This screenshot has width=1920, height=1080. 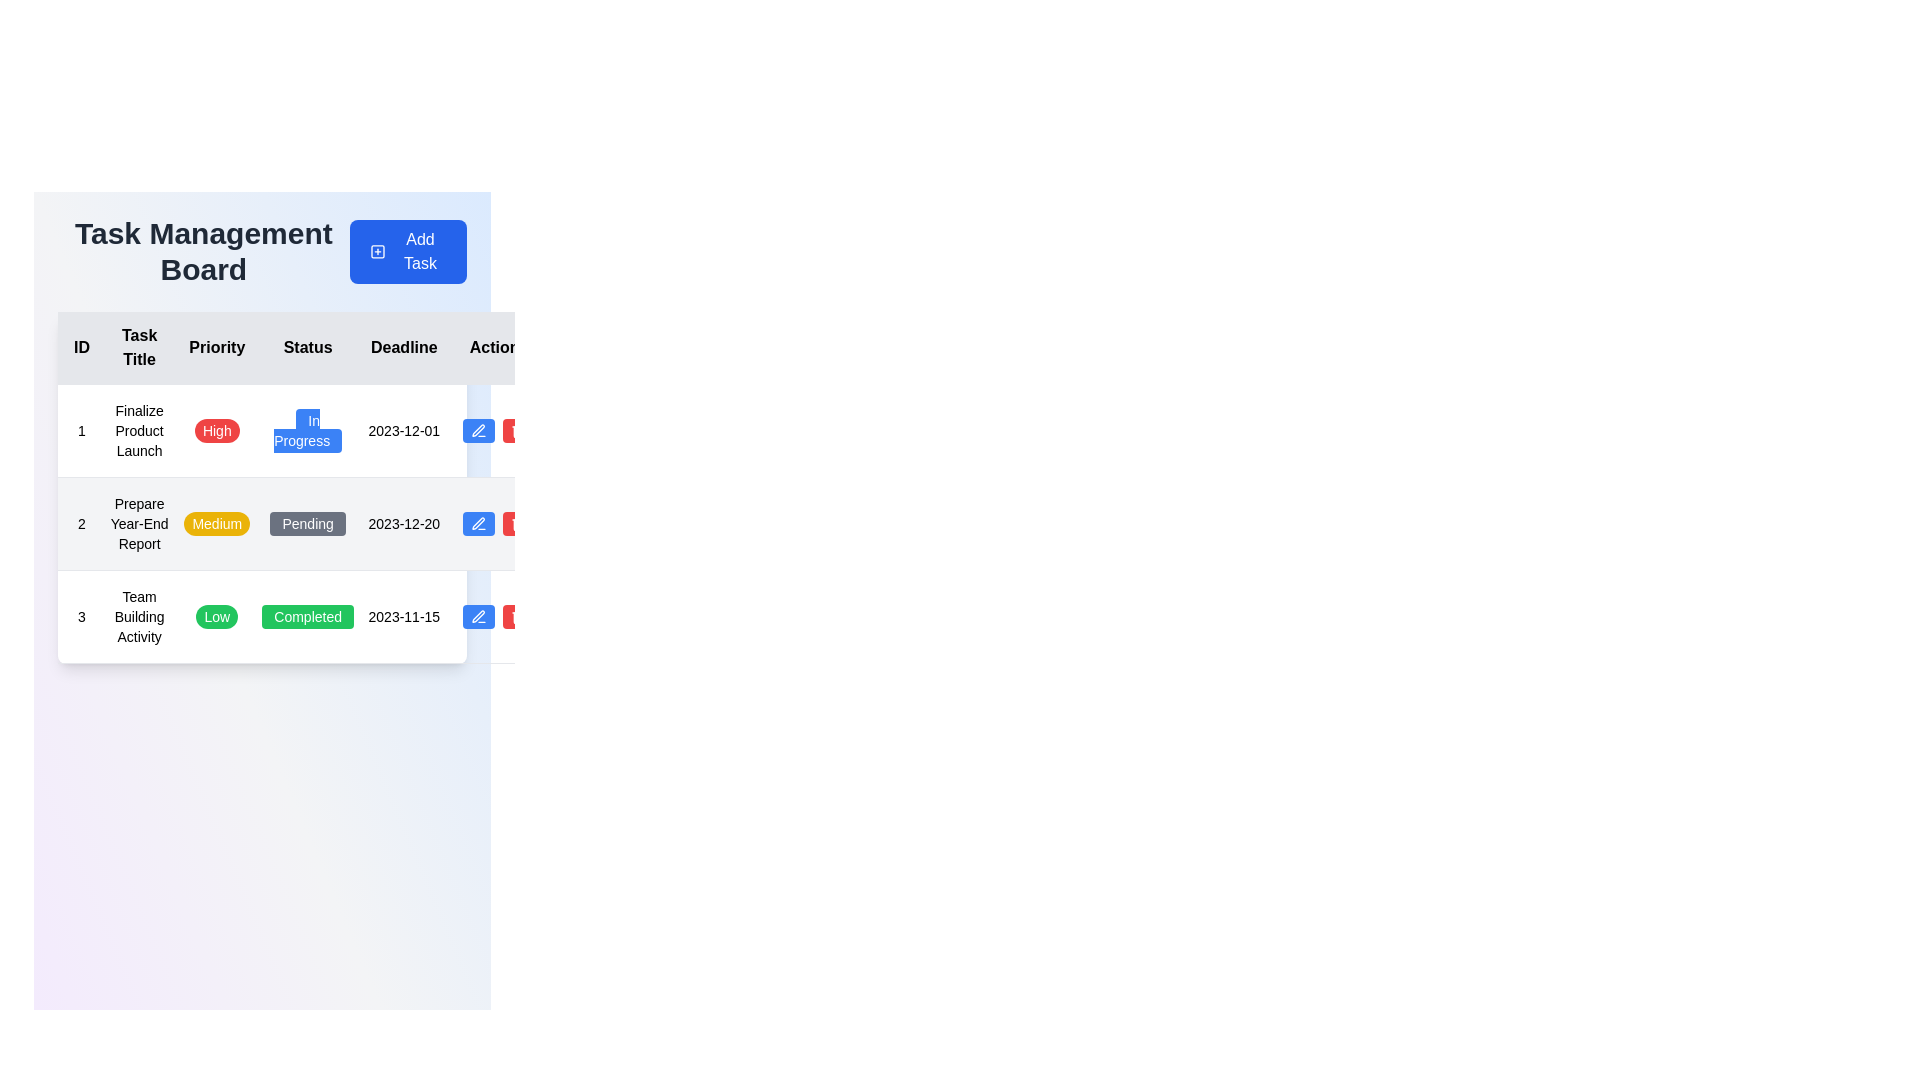 What do you see at coordinates (377, 250) in the screenshot?
I see `the 'Add Task' button by targeting the plus icon which is a square-shaped icon with a blue background and white border, located at the top-right corner next to the 'Task Management Board' heading` at bounding box center [377, 250].